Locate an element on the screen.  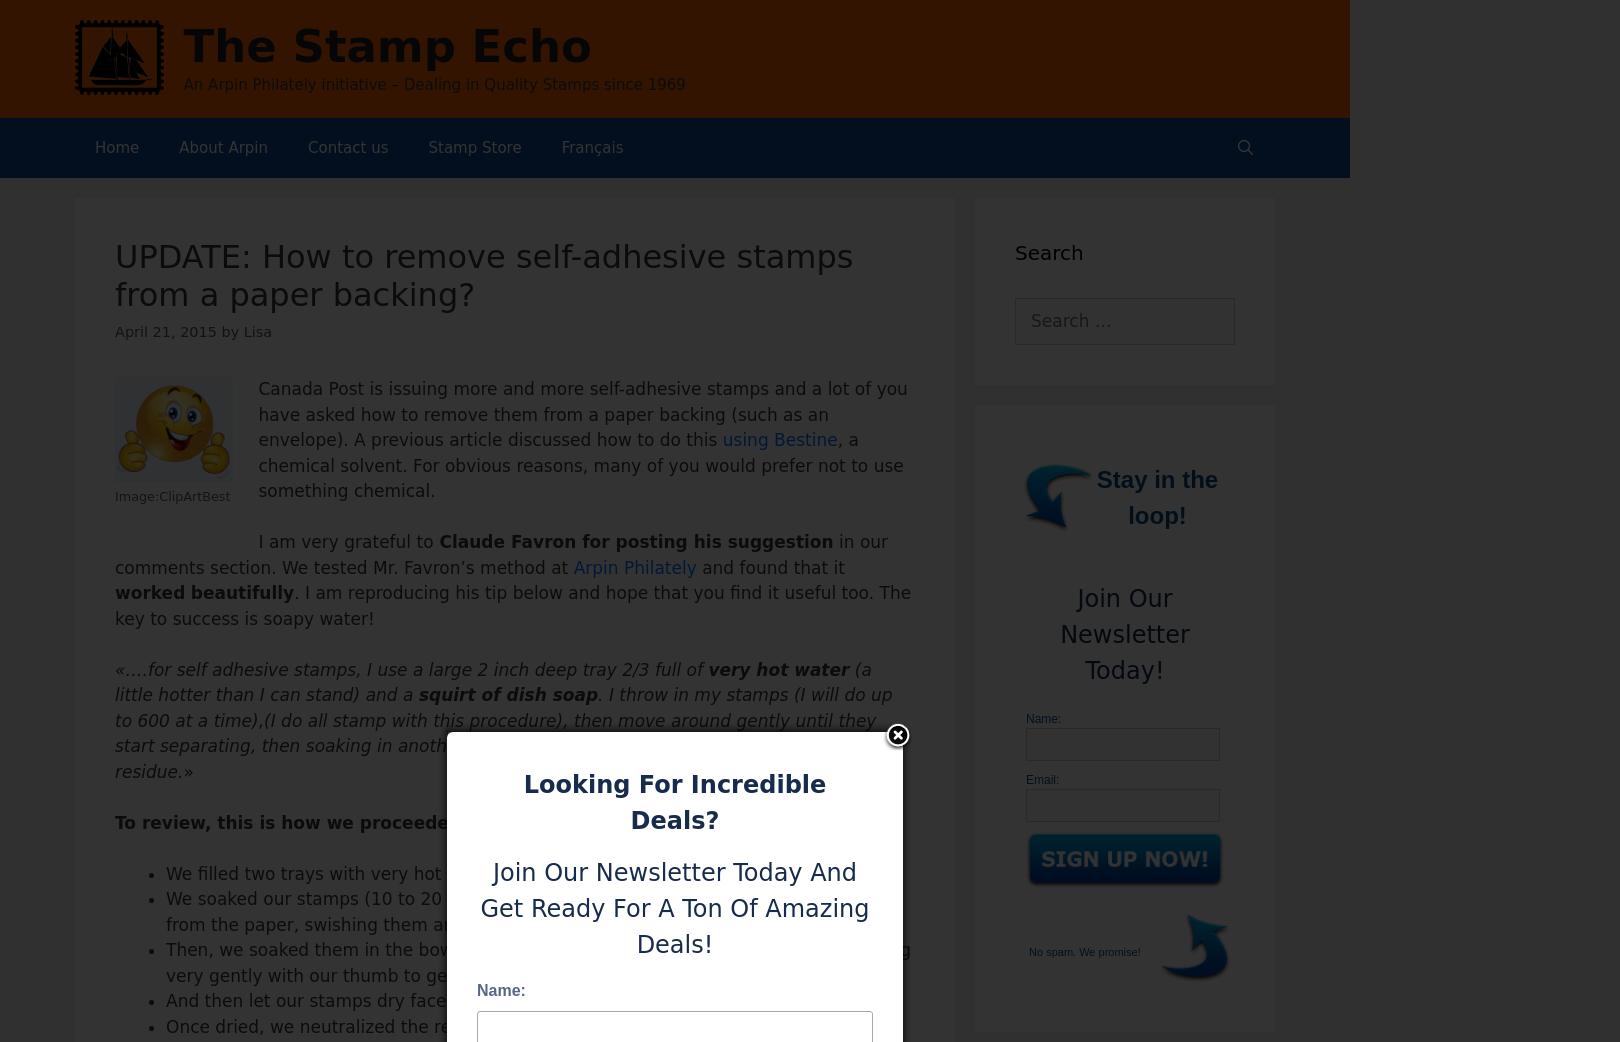
'I am very grateful to' is located at coordinates (344, 541).